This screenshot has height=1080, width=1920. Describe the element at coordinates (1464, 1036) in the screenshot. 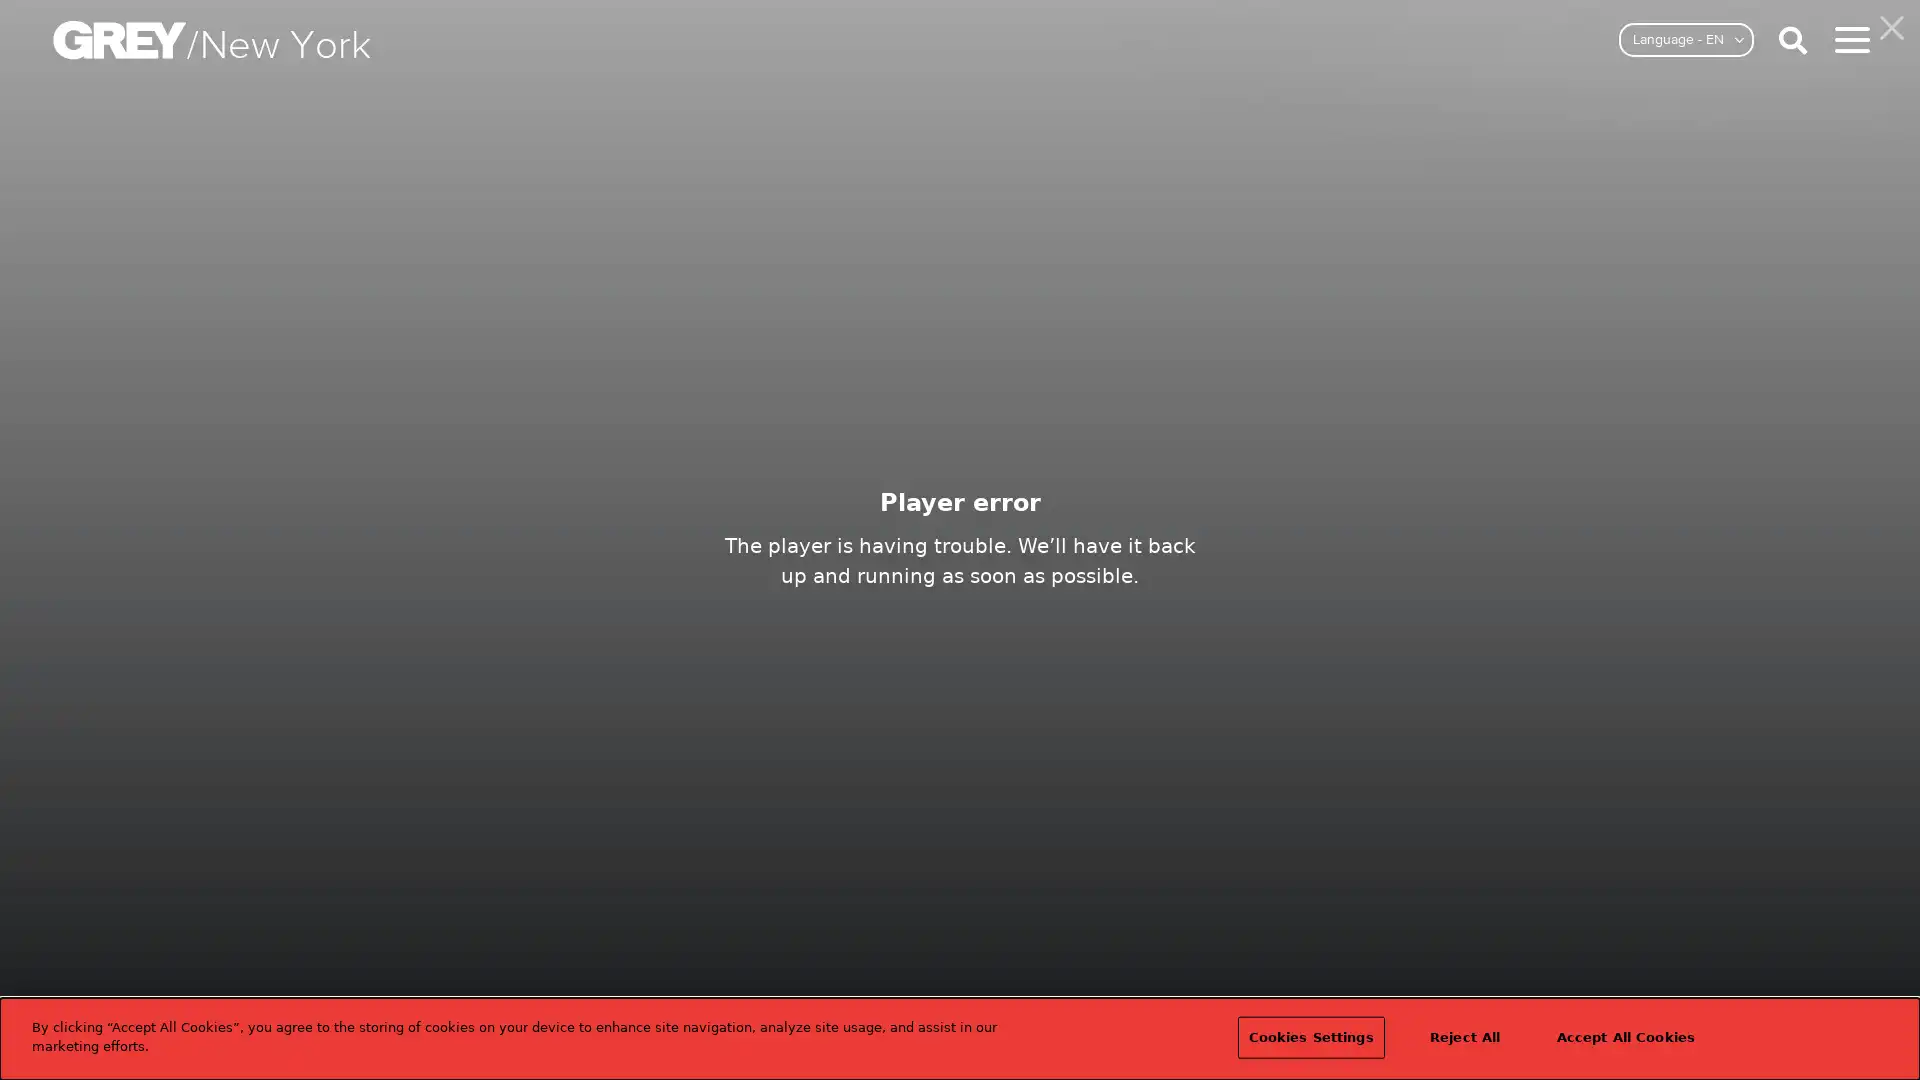

I see `Reject All` at that location.